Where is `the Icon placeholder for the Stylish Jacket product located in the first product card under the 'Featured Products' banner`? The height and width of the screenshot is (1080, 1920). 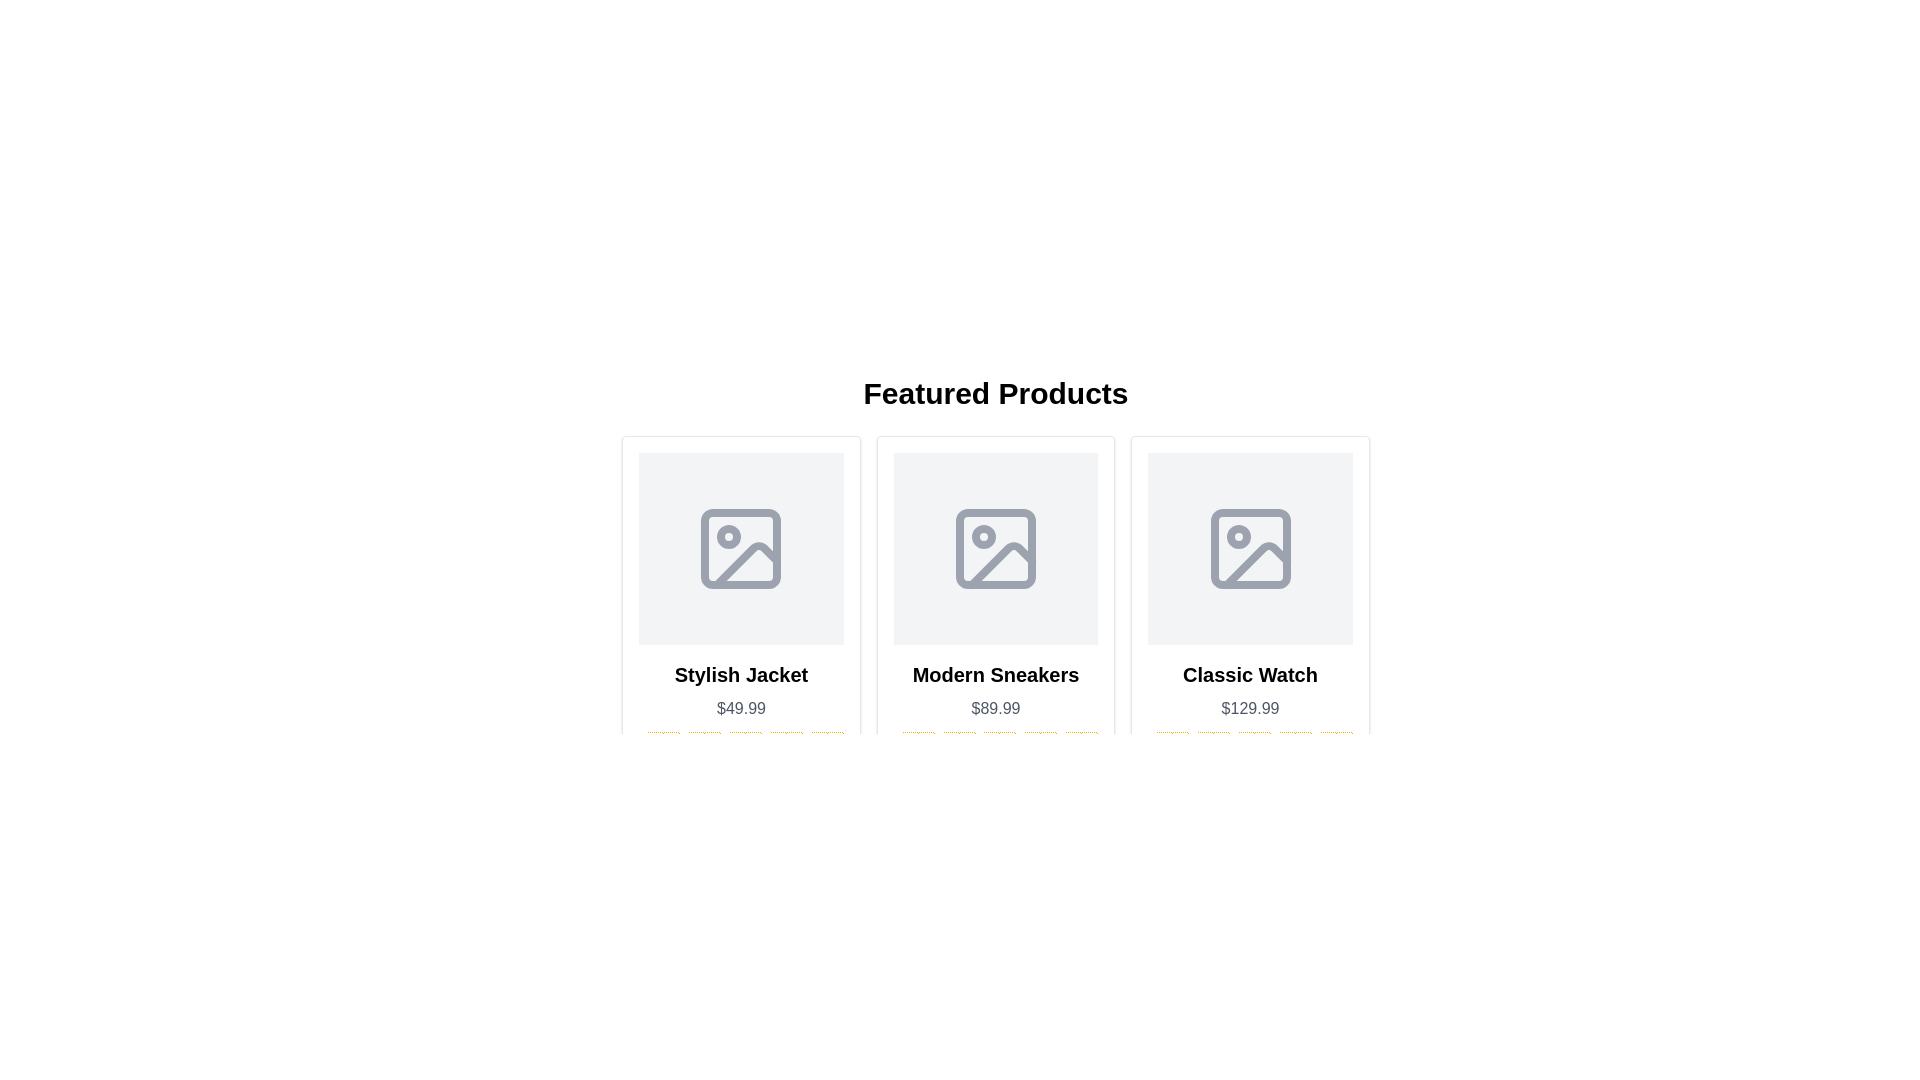 the Icon placeholder for the Stylish Jacket product located in the first product card under the 'Featured Products' banner is located at coordinates (740, 548).